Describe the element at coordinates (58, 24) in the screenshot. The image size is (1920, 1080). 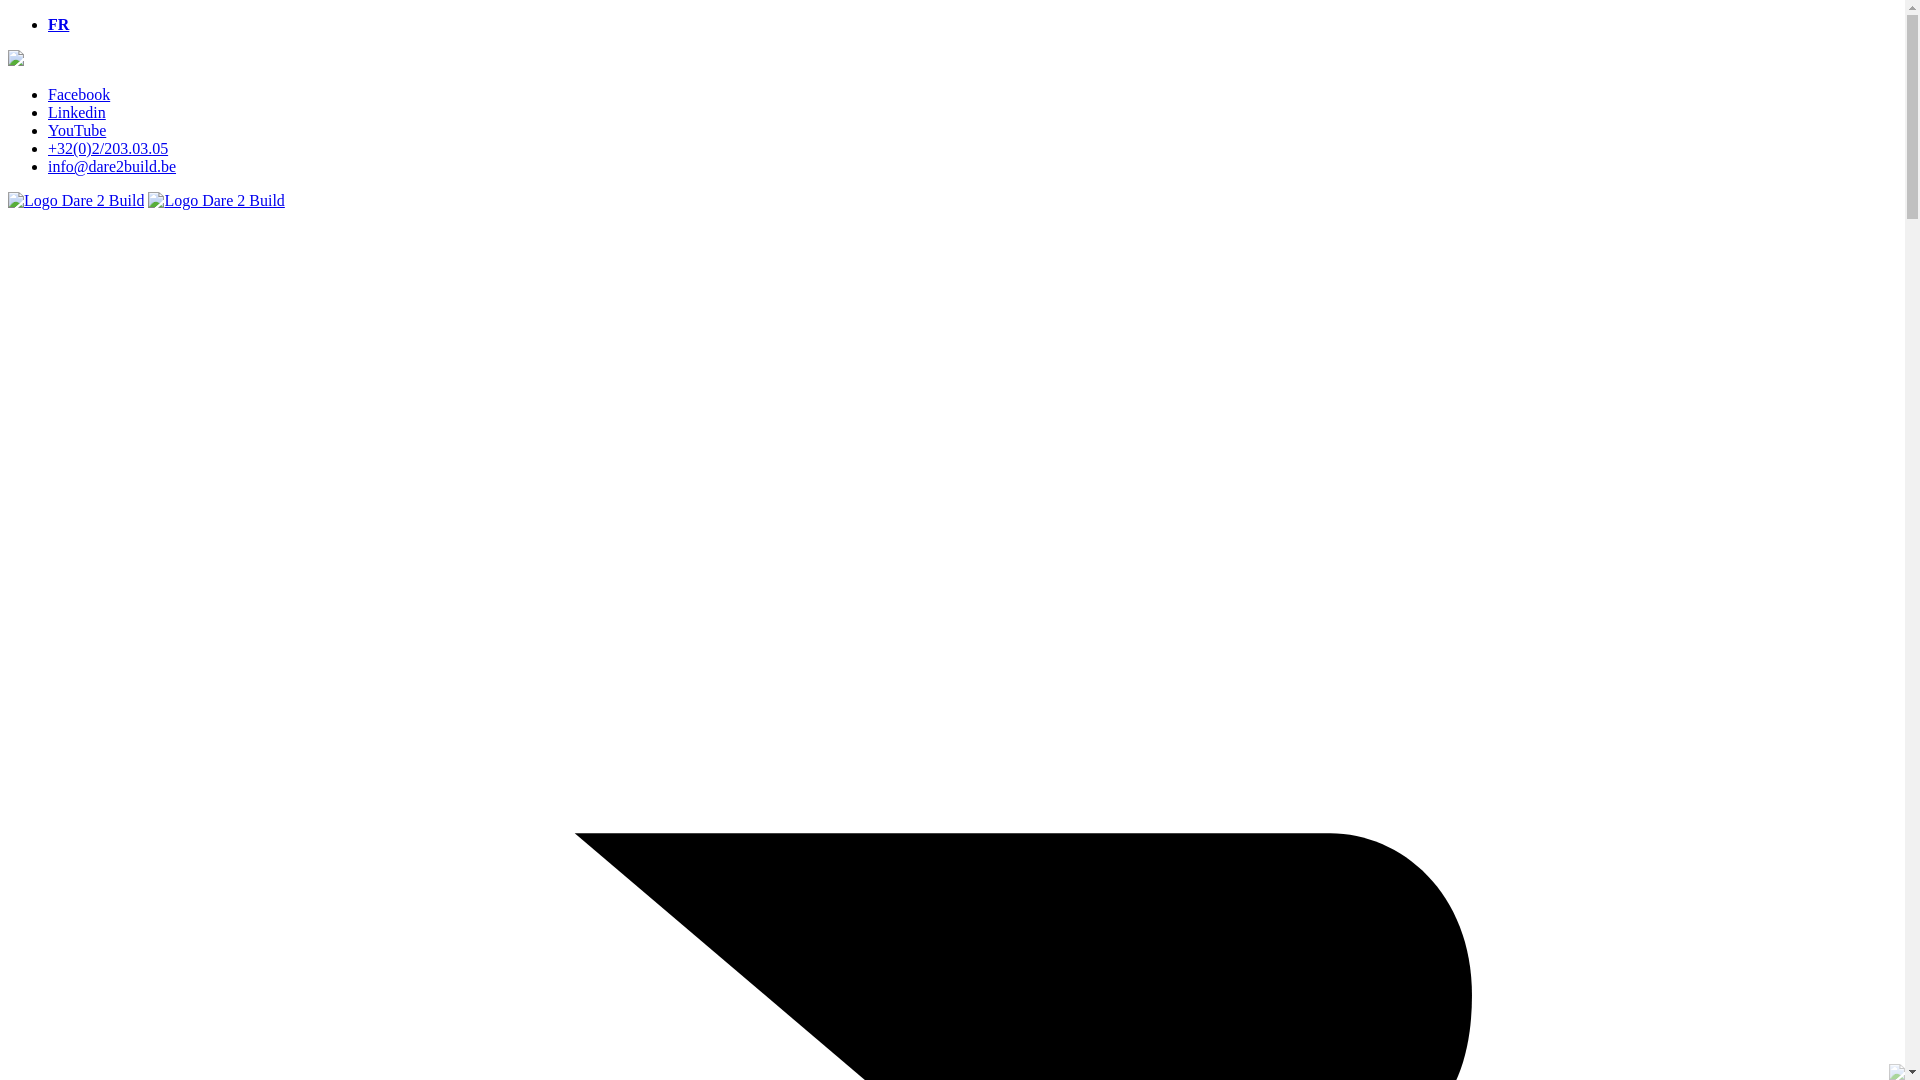
I see `'FR'` at that location.